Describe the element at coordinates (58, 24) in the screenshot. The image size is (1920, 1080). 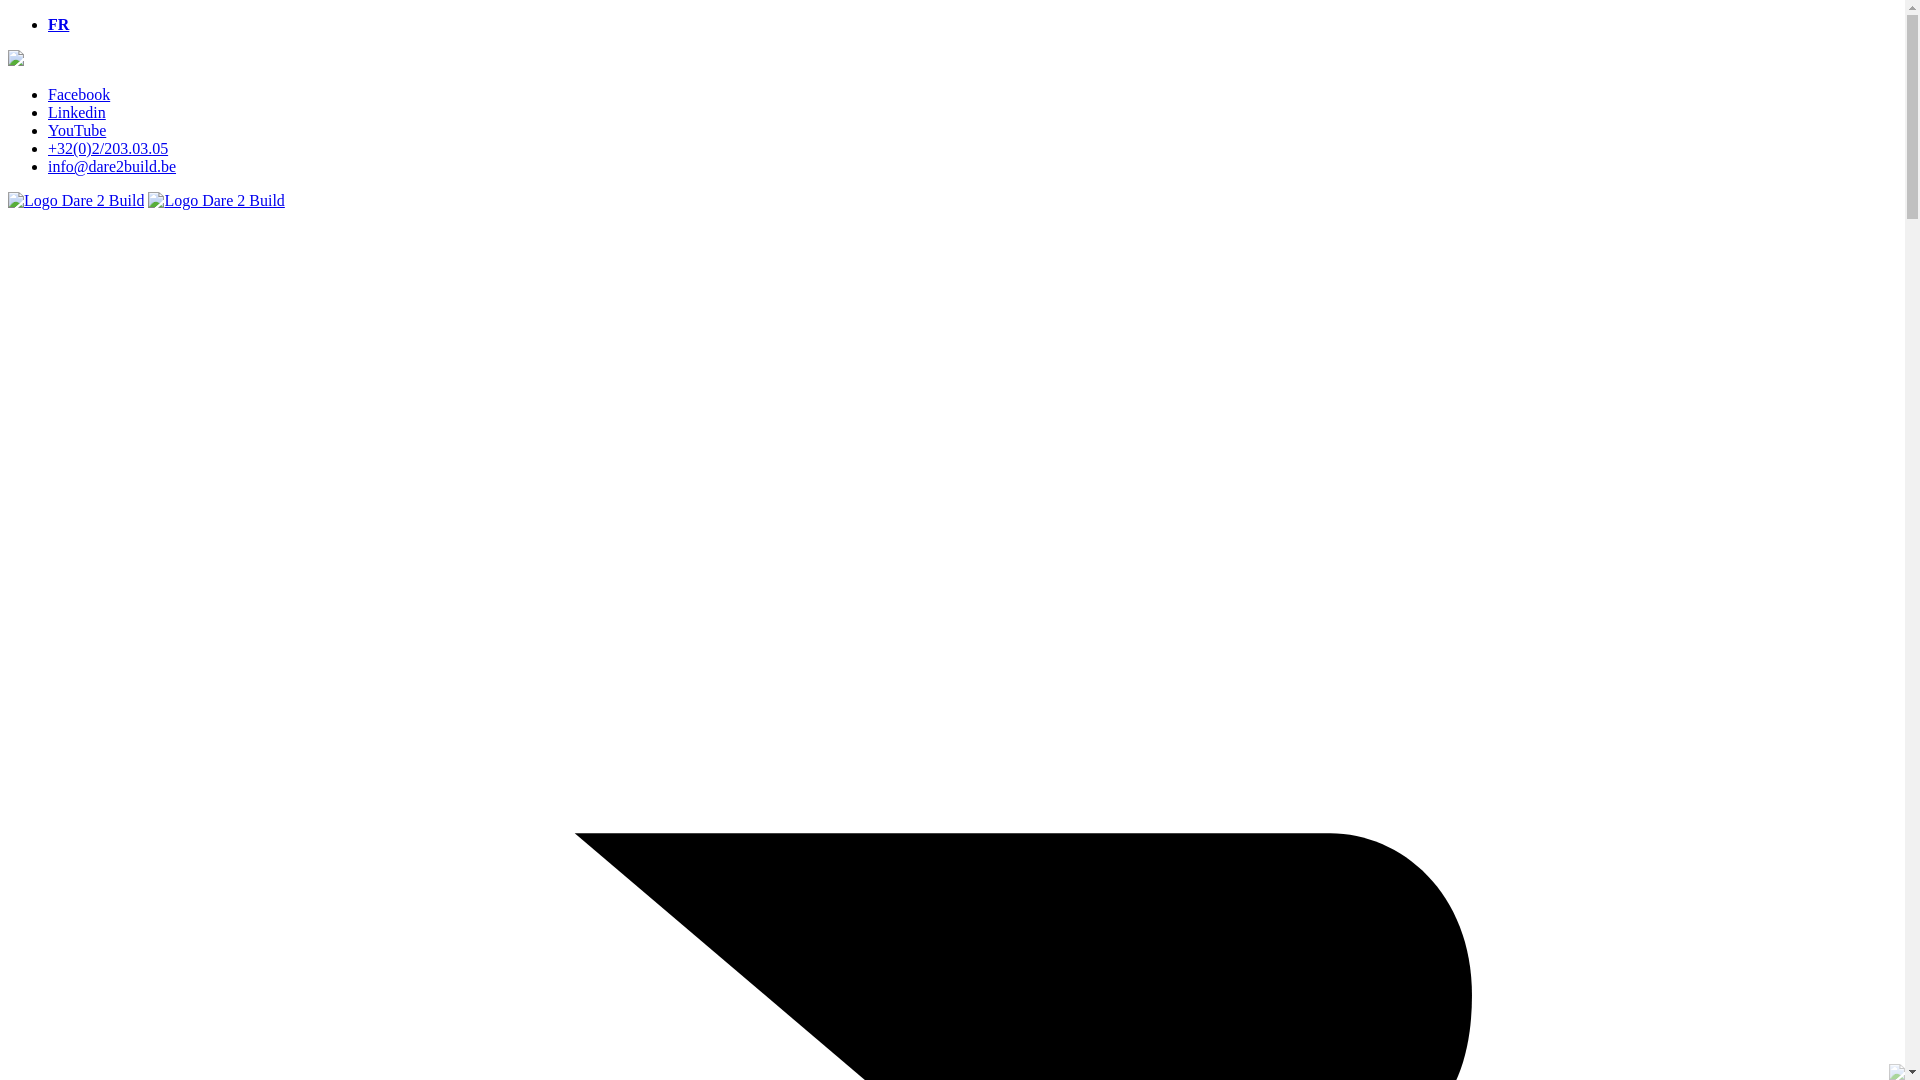
I see `'FR'` at that location.